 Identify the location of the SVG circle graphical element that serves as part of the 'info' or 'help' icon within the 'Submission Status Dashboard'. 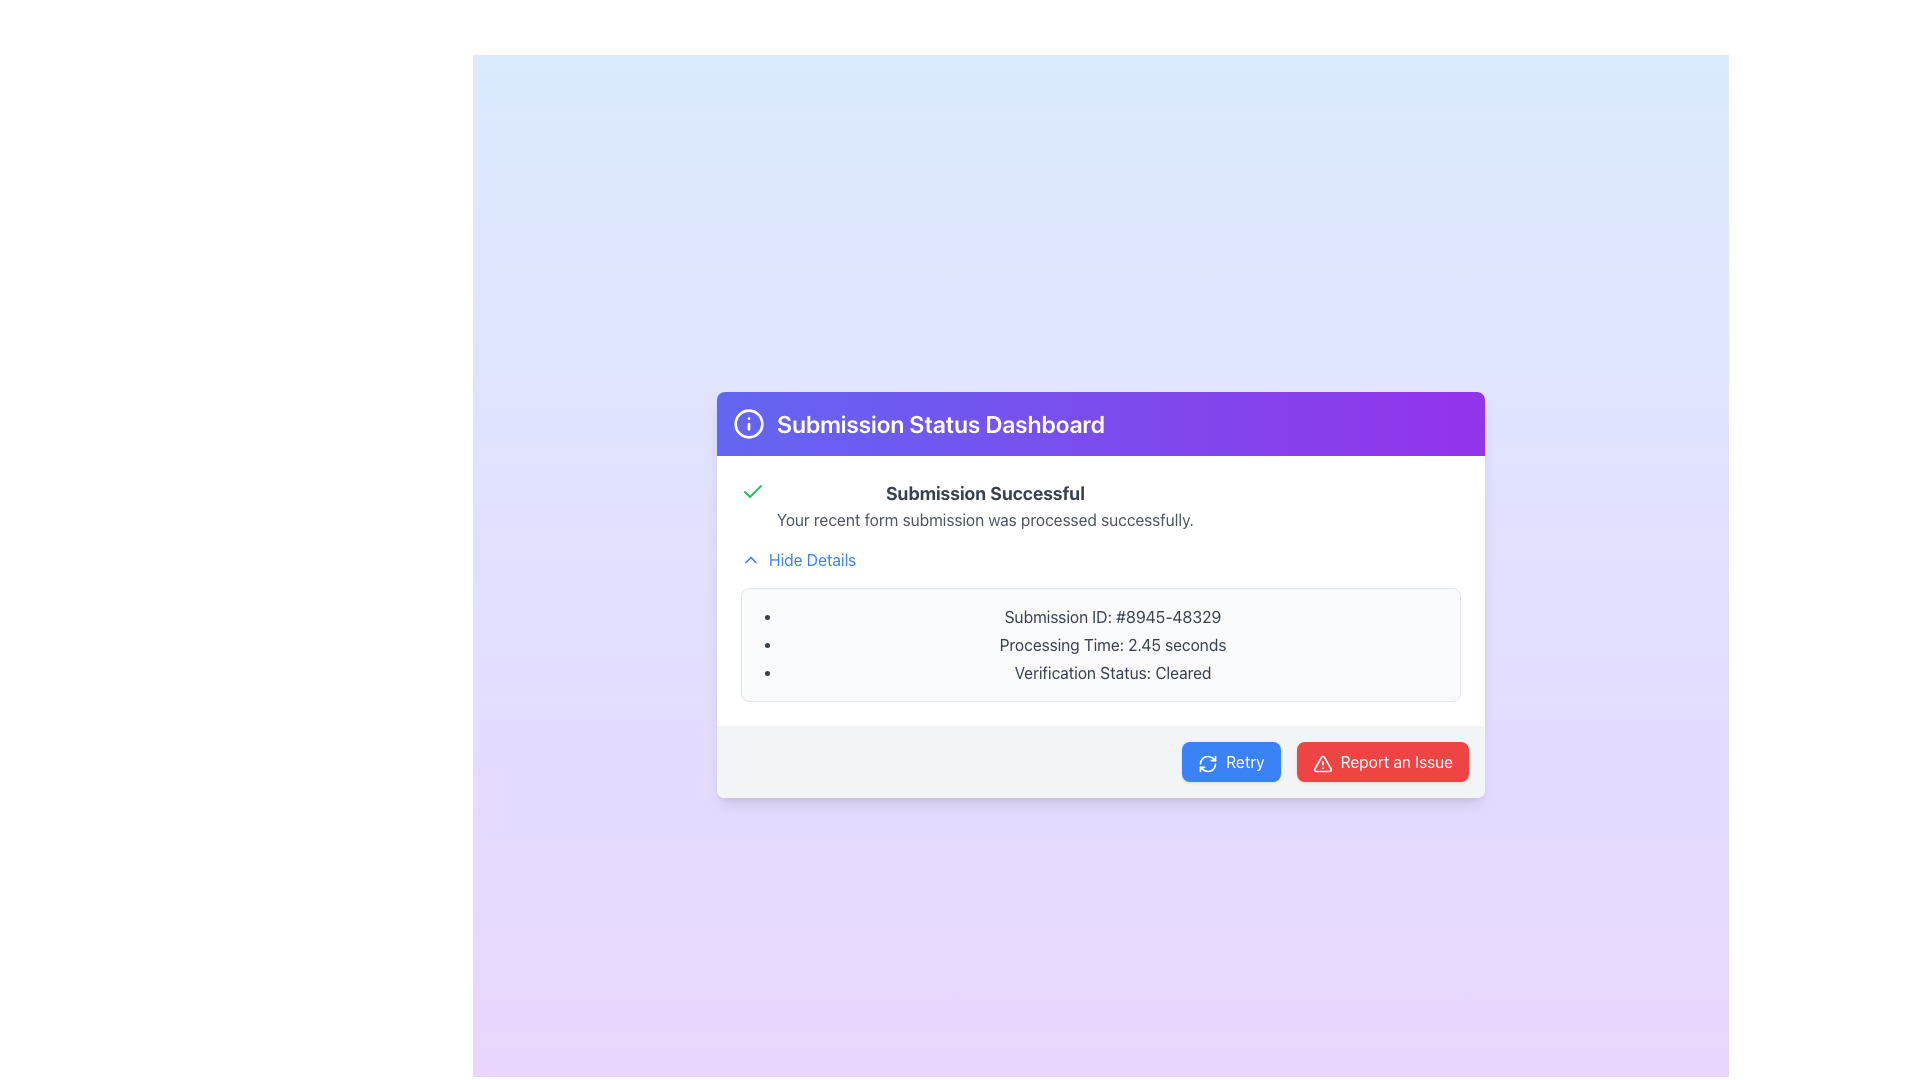
(747, 423).